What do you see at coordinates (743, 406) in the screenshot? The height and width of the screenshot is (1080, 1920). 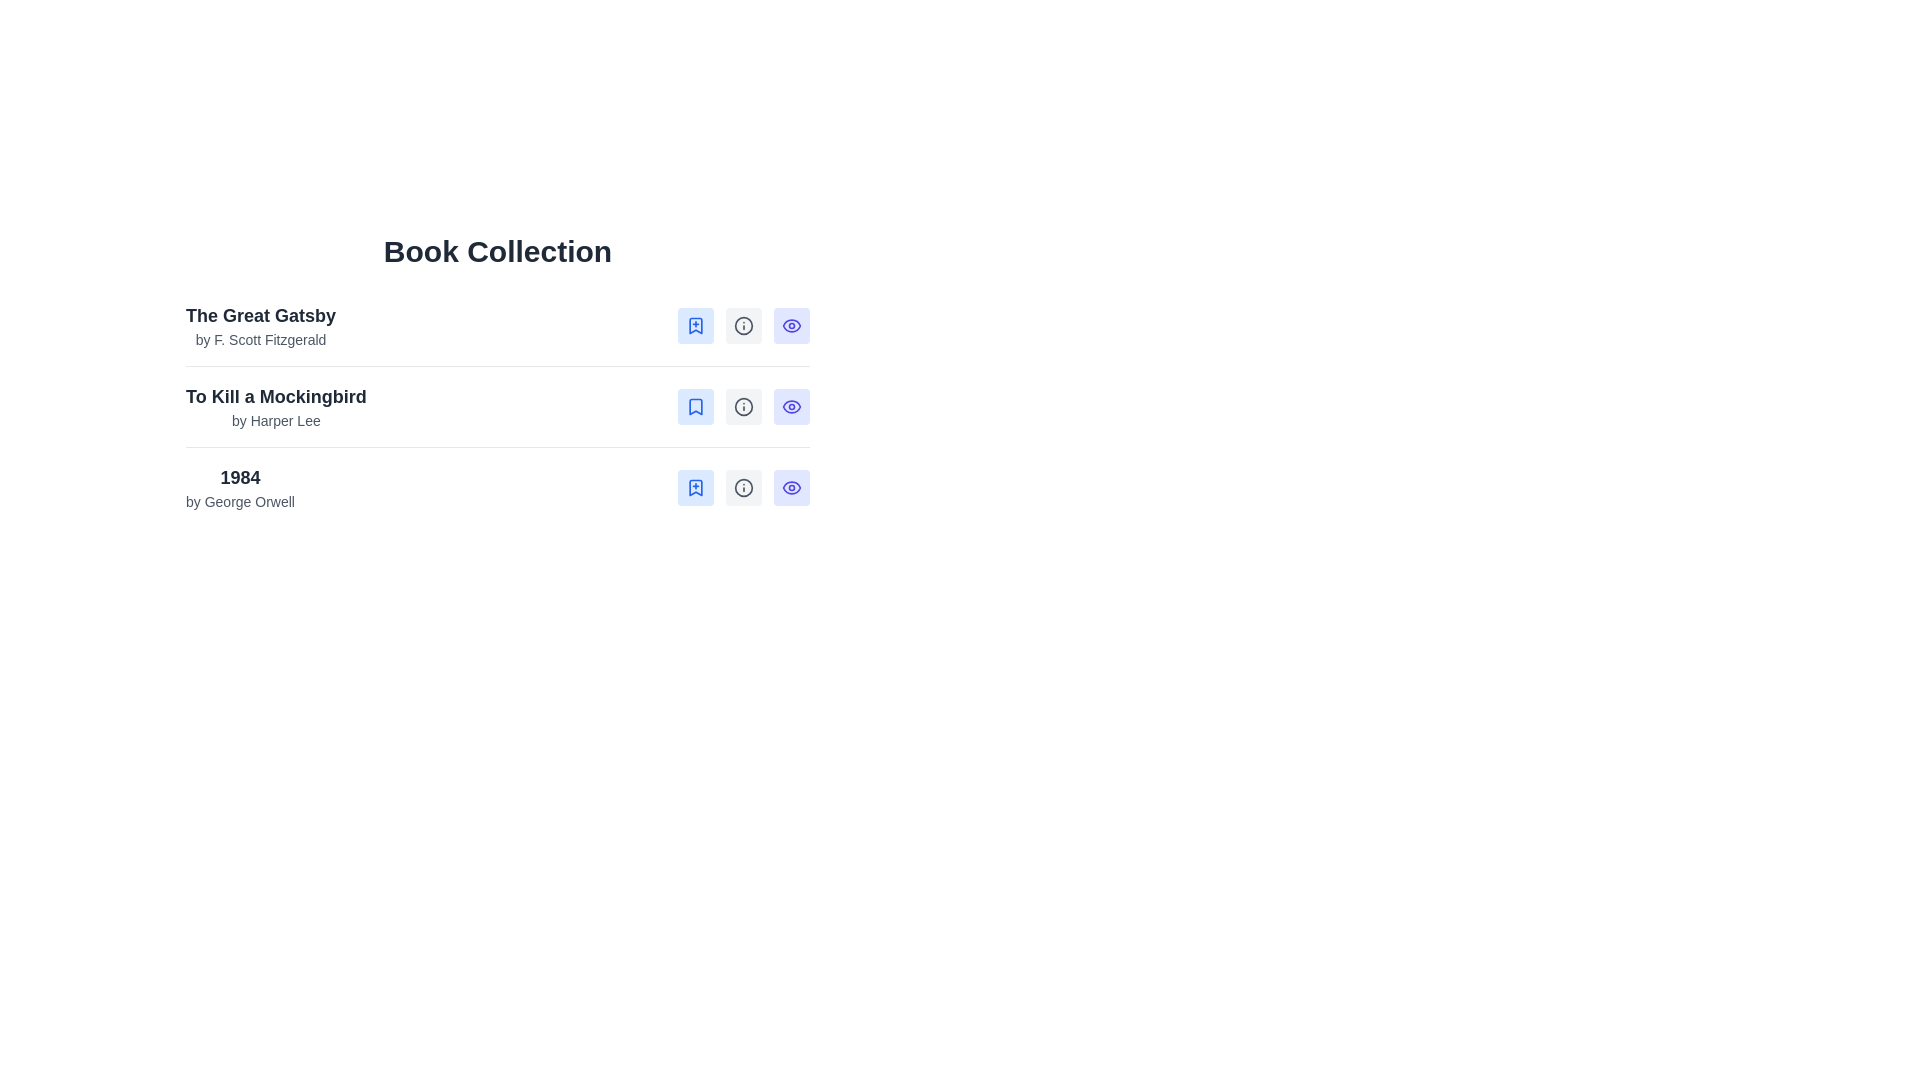 I see `the 'Details' Icon Button located to the right of the 'To Kill a Mockingbird' text in the second row of the list` at bounding box center [743, 406].